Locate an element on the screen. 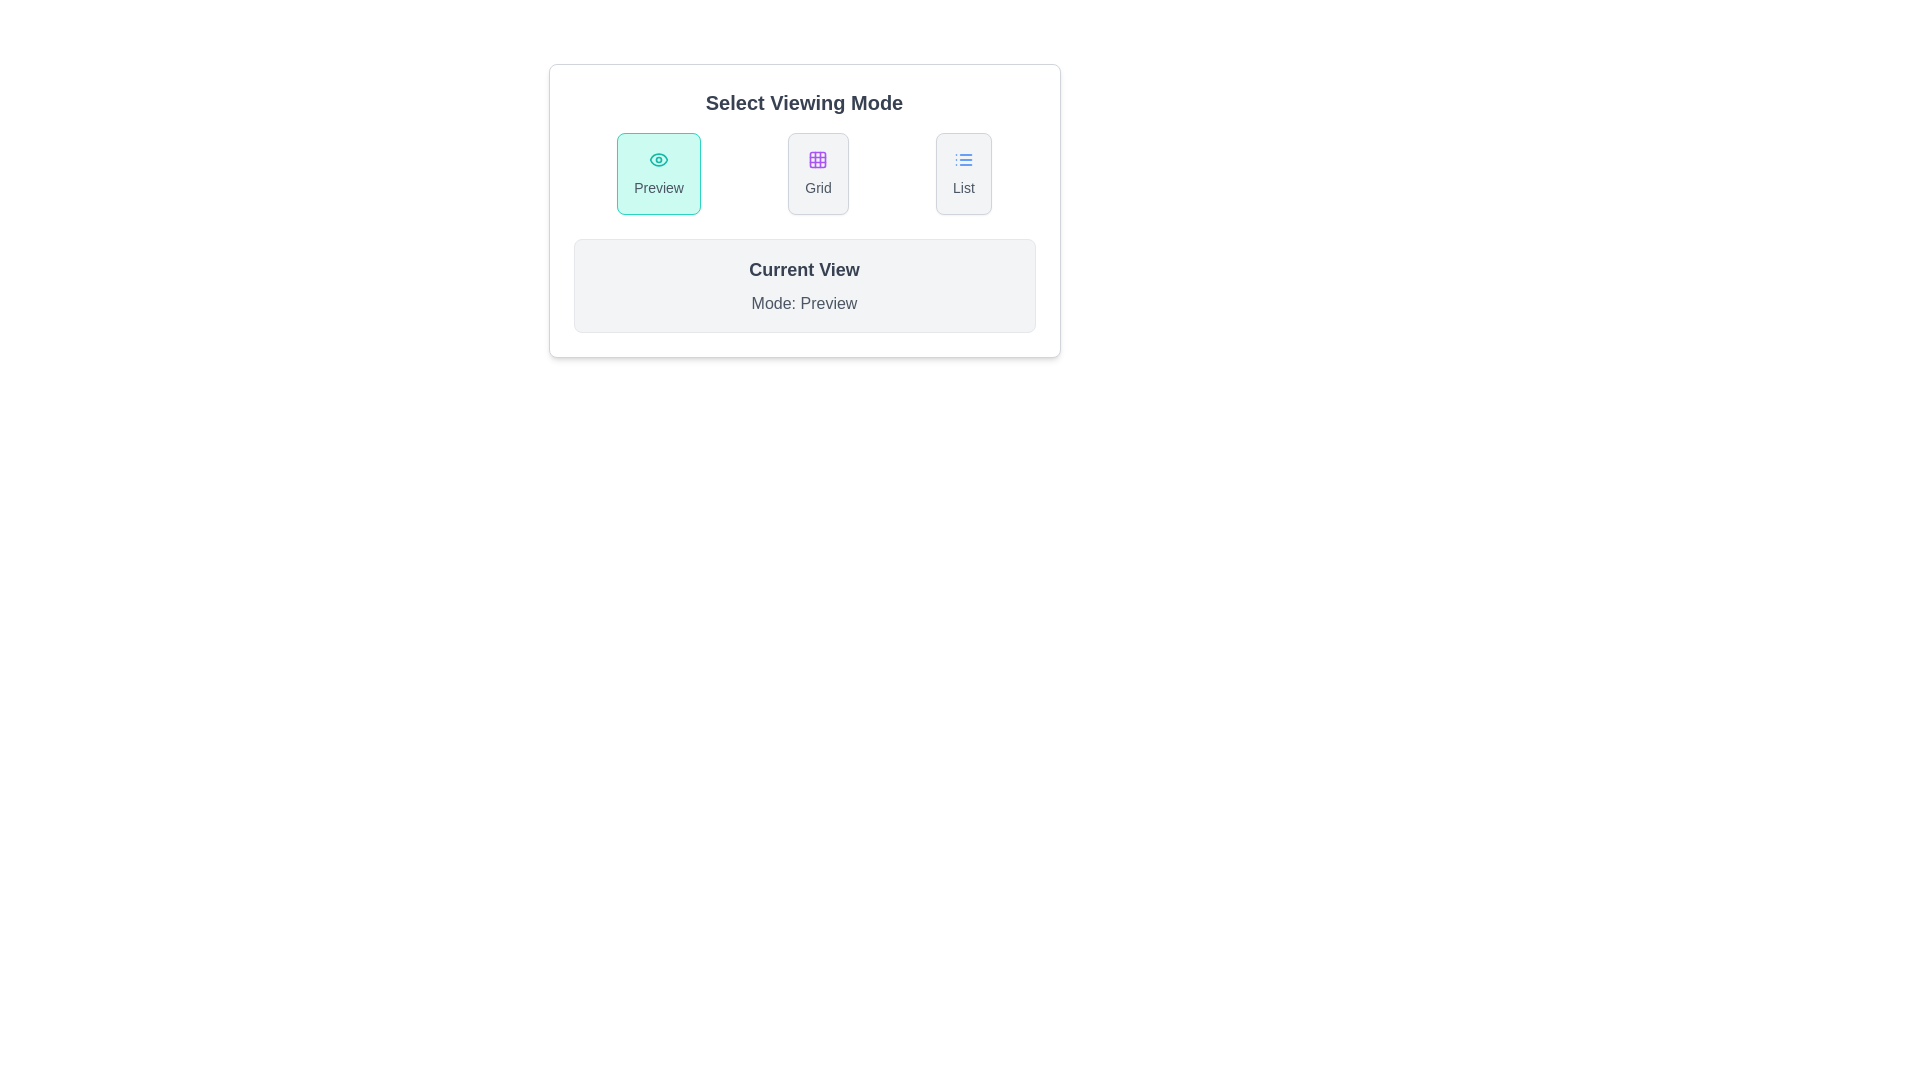 The image size is (1920, 1080). the eye icon within the 'Preview' button in the 'Select Viewing Mode' section is located at coordinates (659, 158).